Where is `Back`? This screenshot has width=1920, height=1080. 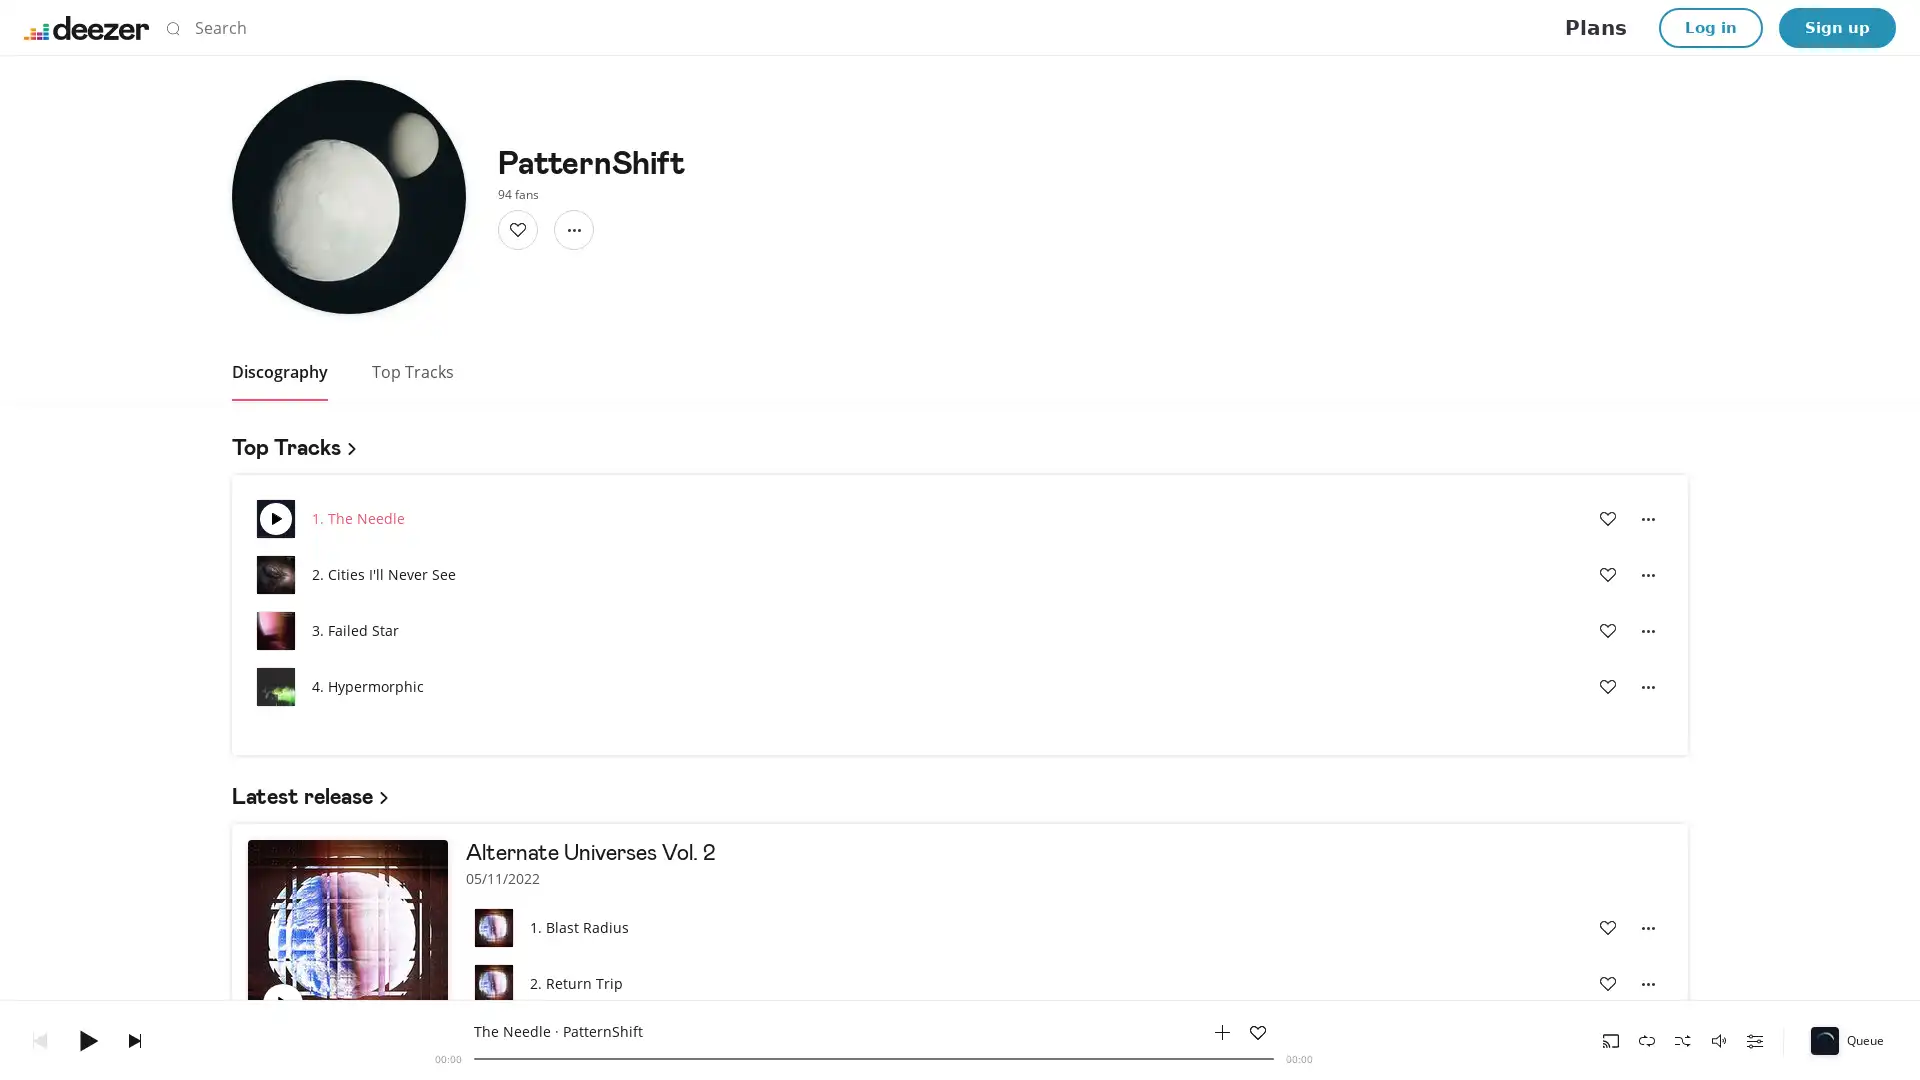 Back is located at coordinates (39, 1039).